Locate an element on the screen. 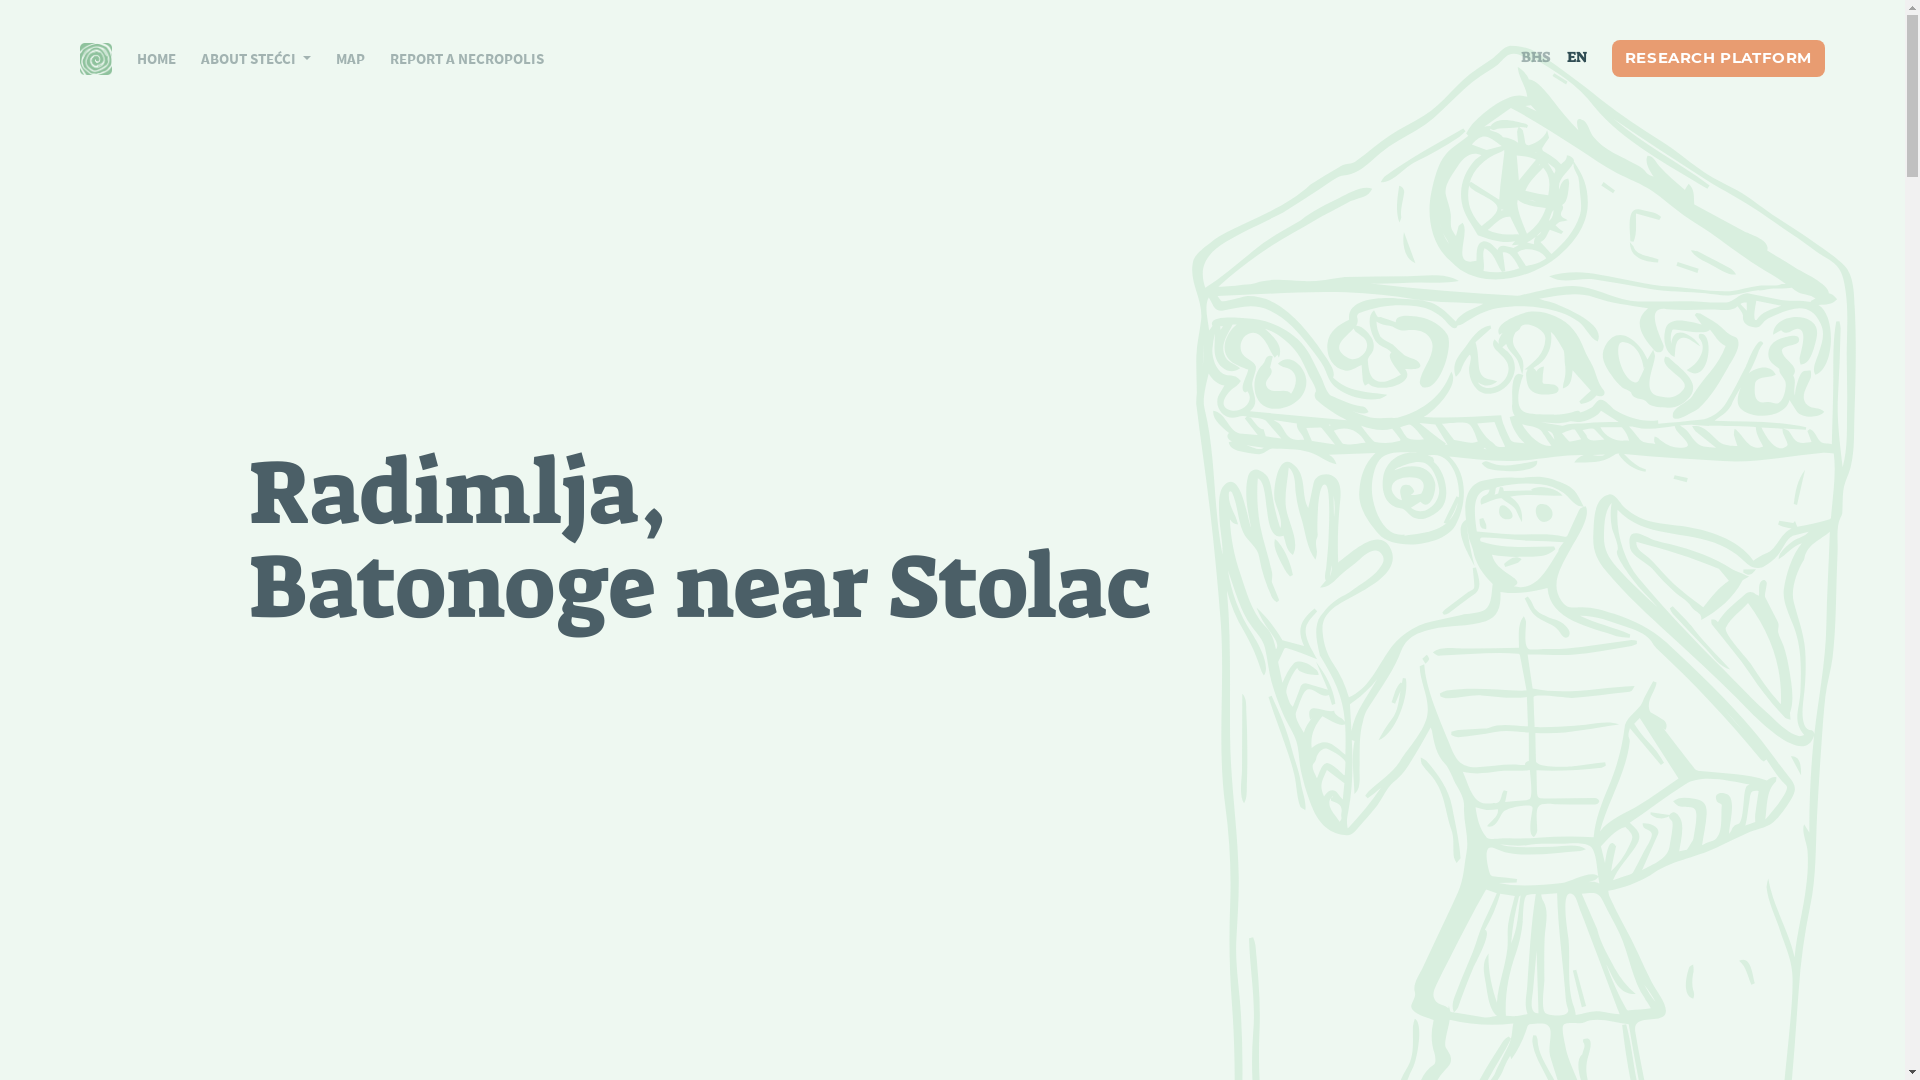 The image size is (1920, 1080). 'BHS' is located at coordinates (1535, 56).